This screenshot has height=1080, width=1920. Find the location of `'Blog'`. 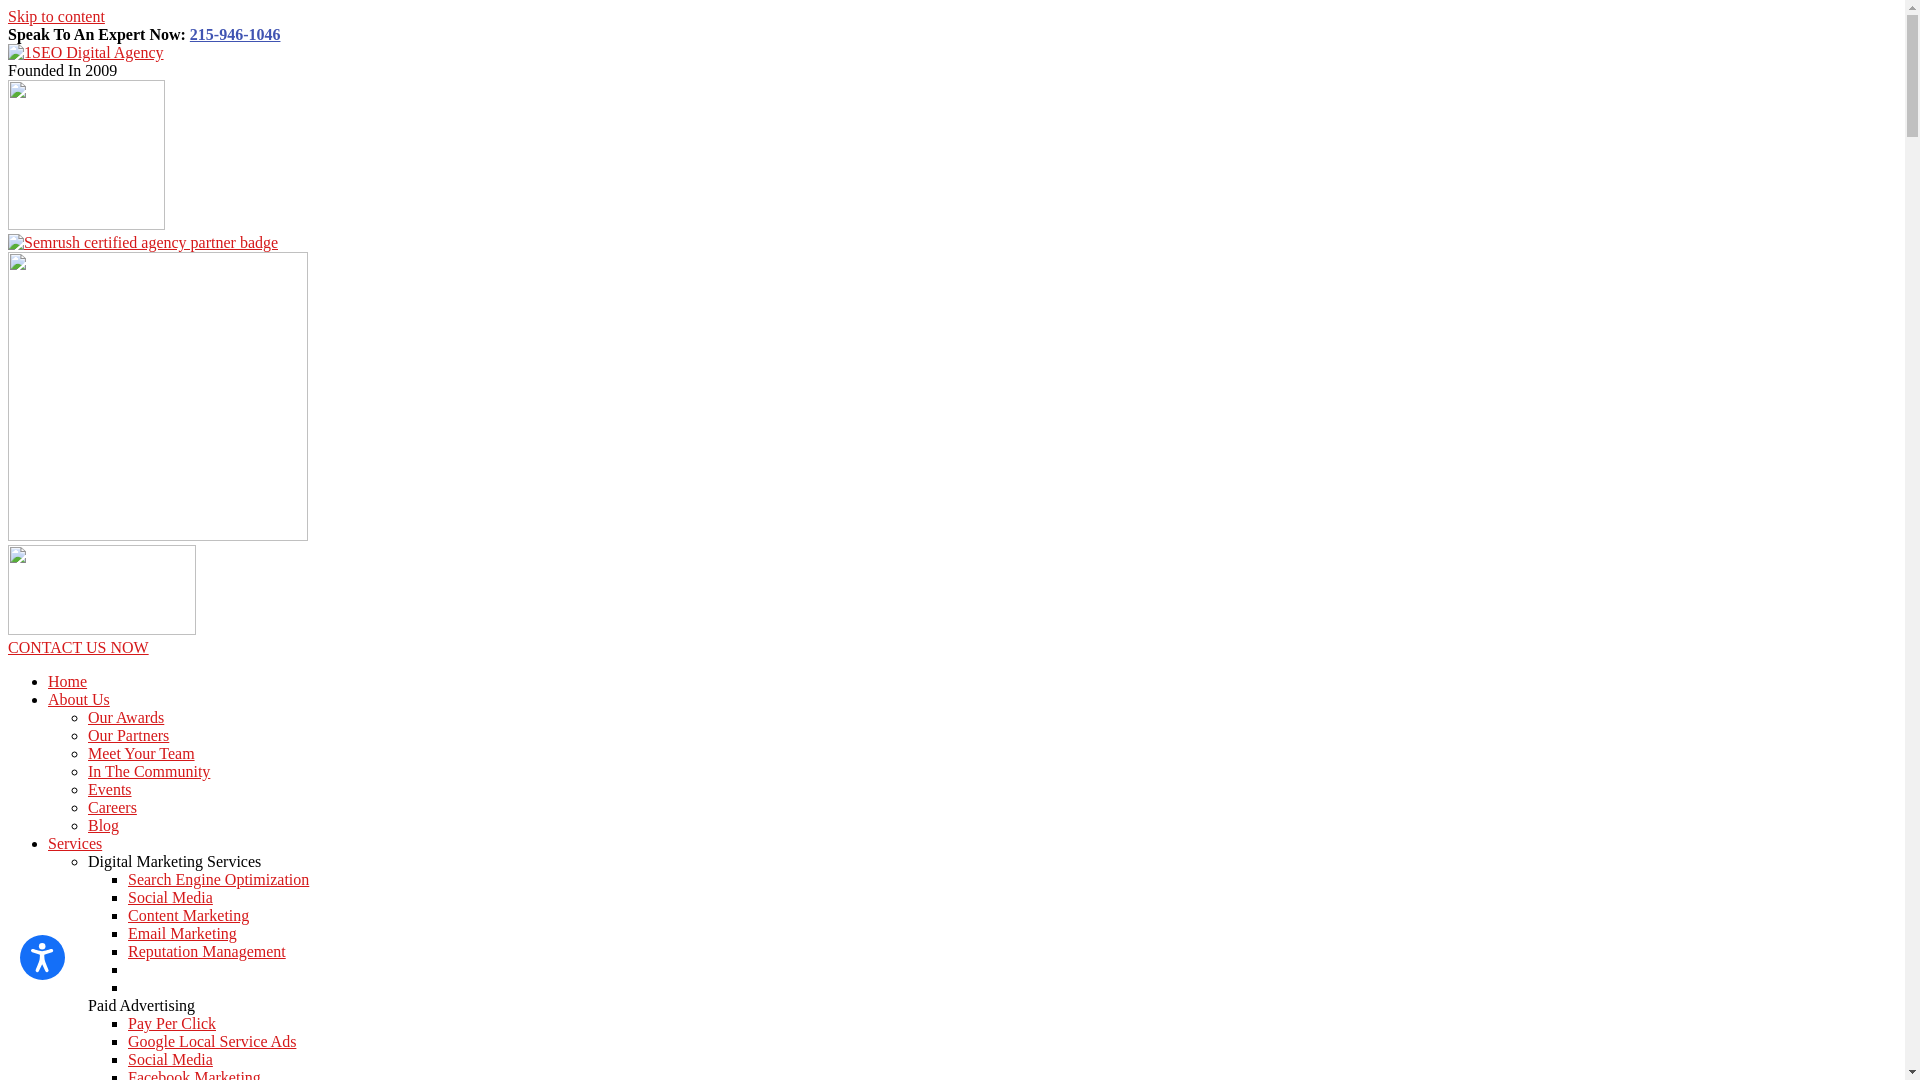

'Blog' is located at coordinates (102, 825).